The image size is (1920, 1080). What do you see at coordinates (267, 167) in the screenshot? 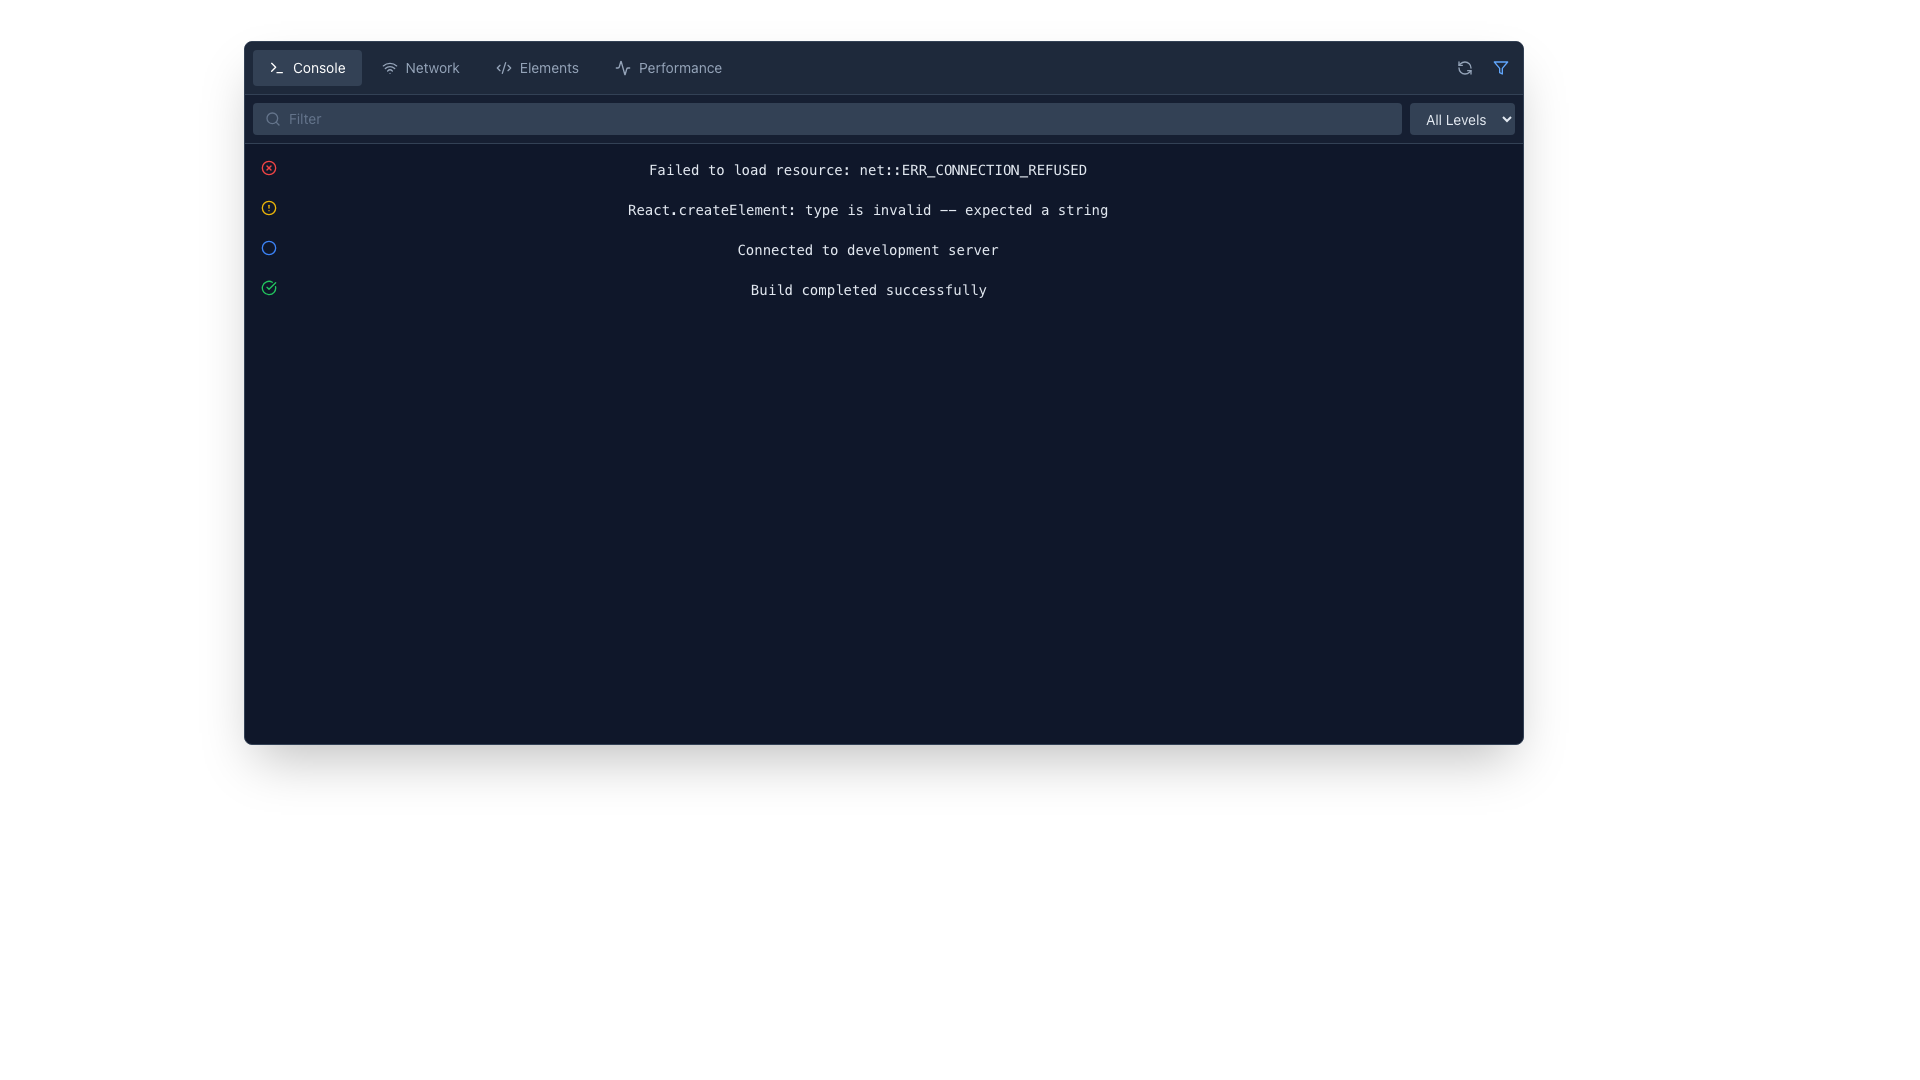
I see `the red circular icon with a white cross, located at the leftmost part of the row, indicating an error notification` at bounding box center [267, 167].